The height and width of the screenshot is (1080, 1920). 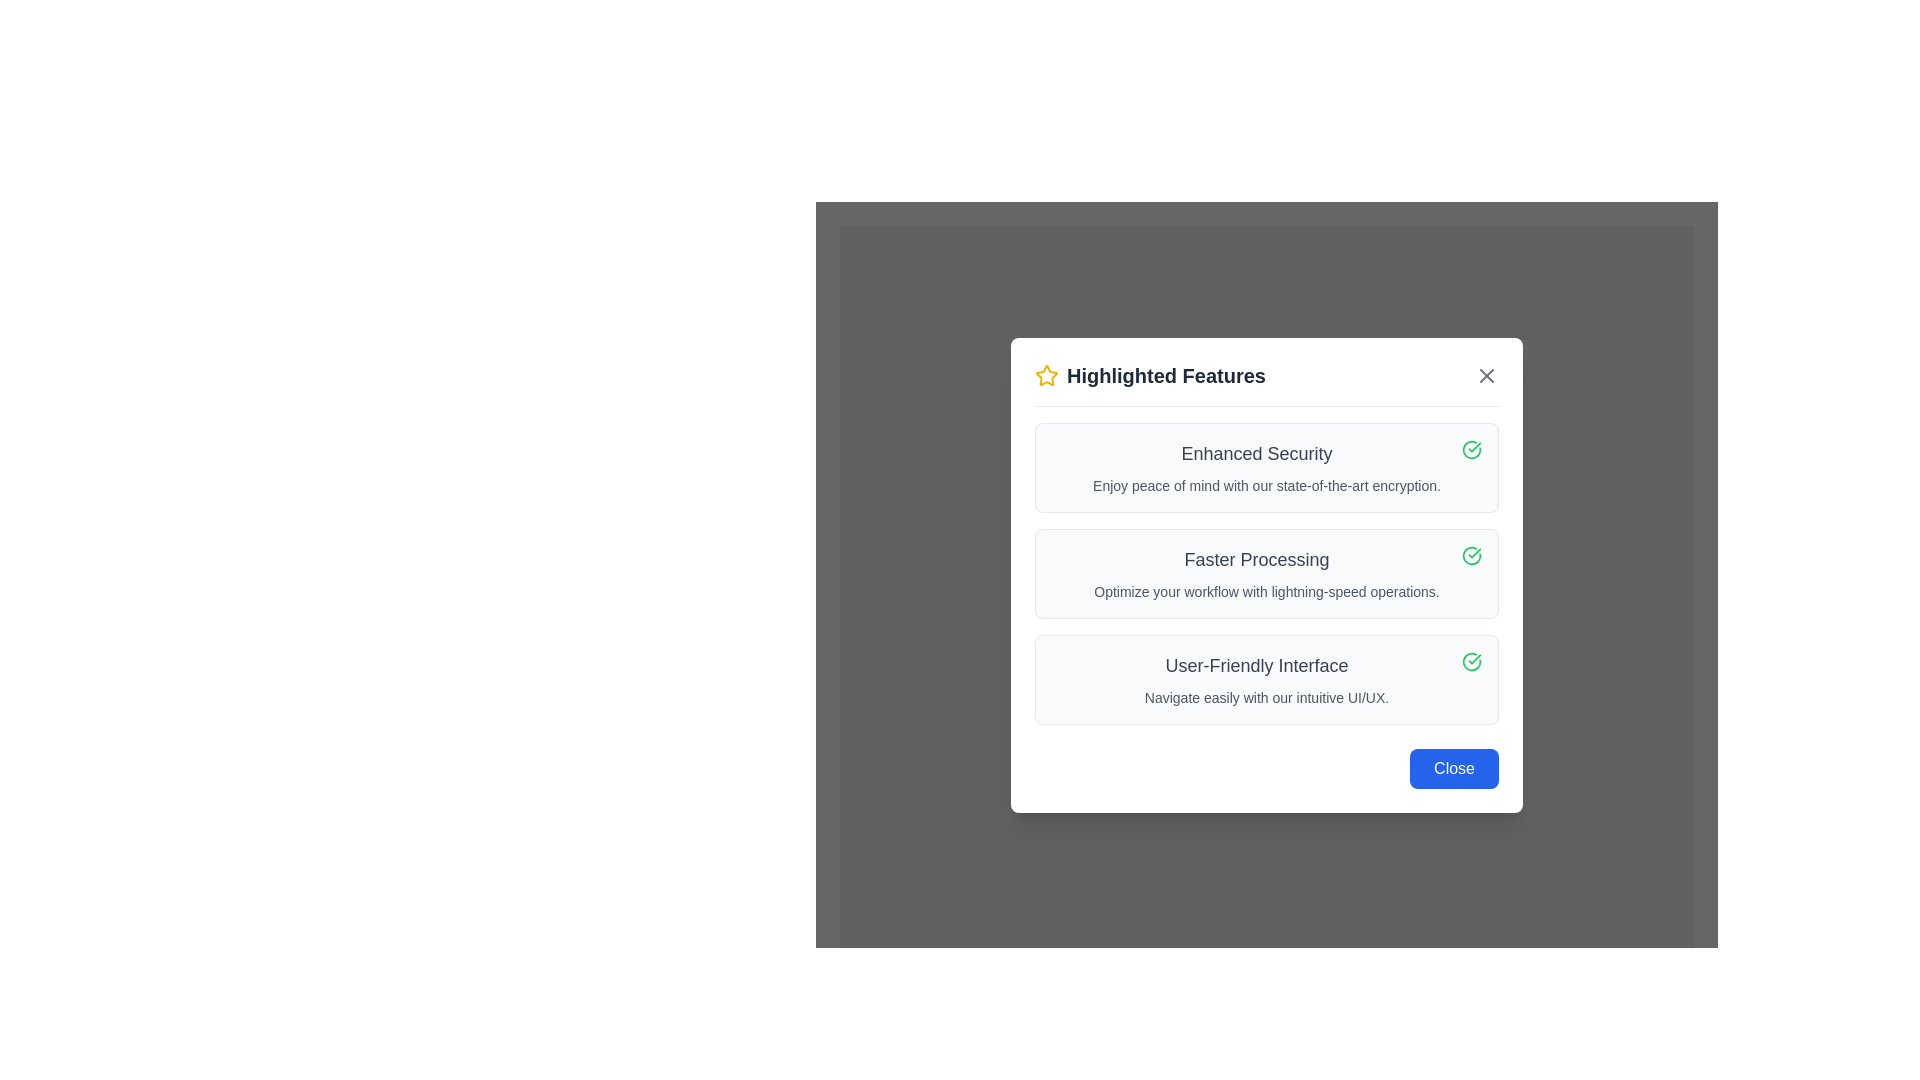 I want to click on the heading that serves as a title for enhanced security features, located at the top of the card-like component with rounded corners, so click(x=1266, y=452).